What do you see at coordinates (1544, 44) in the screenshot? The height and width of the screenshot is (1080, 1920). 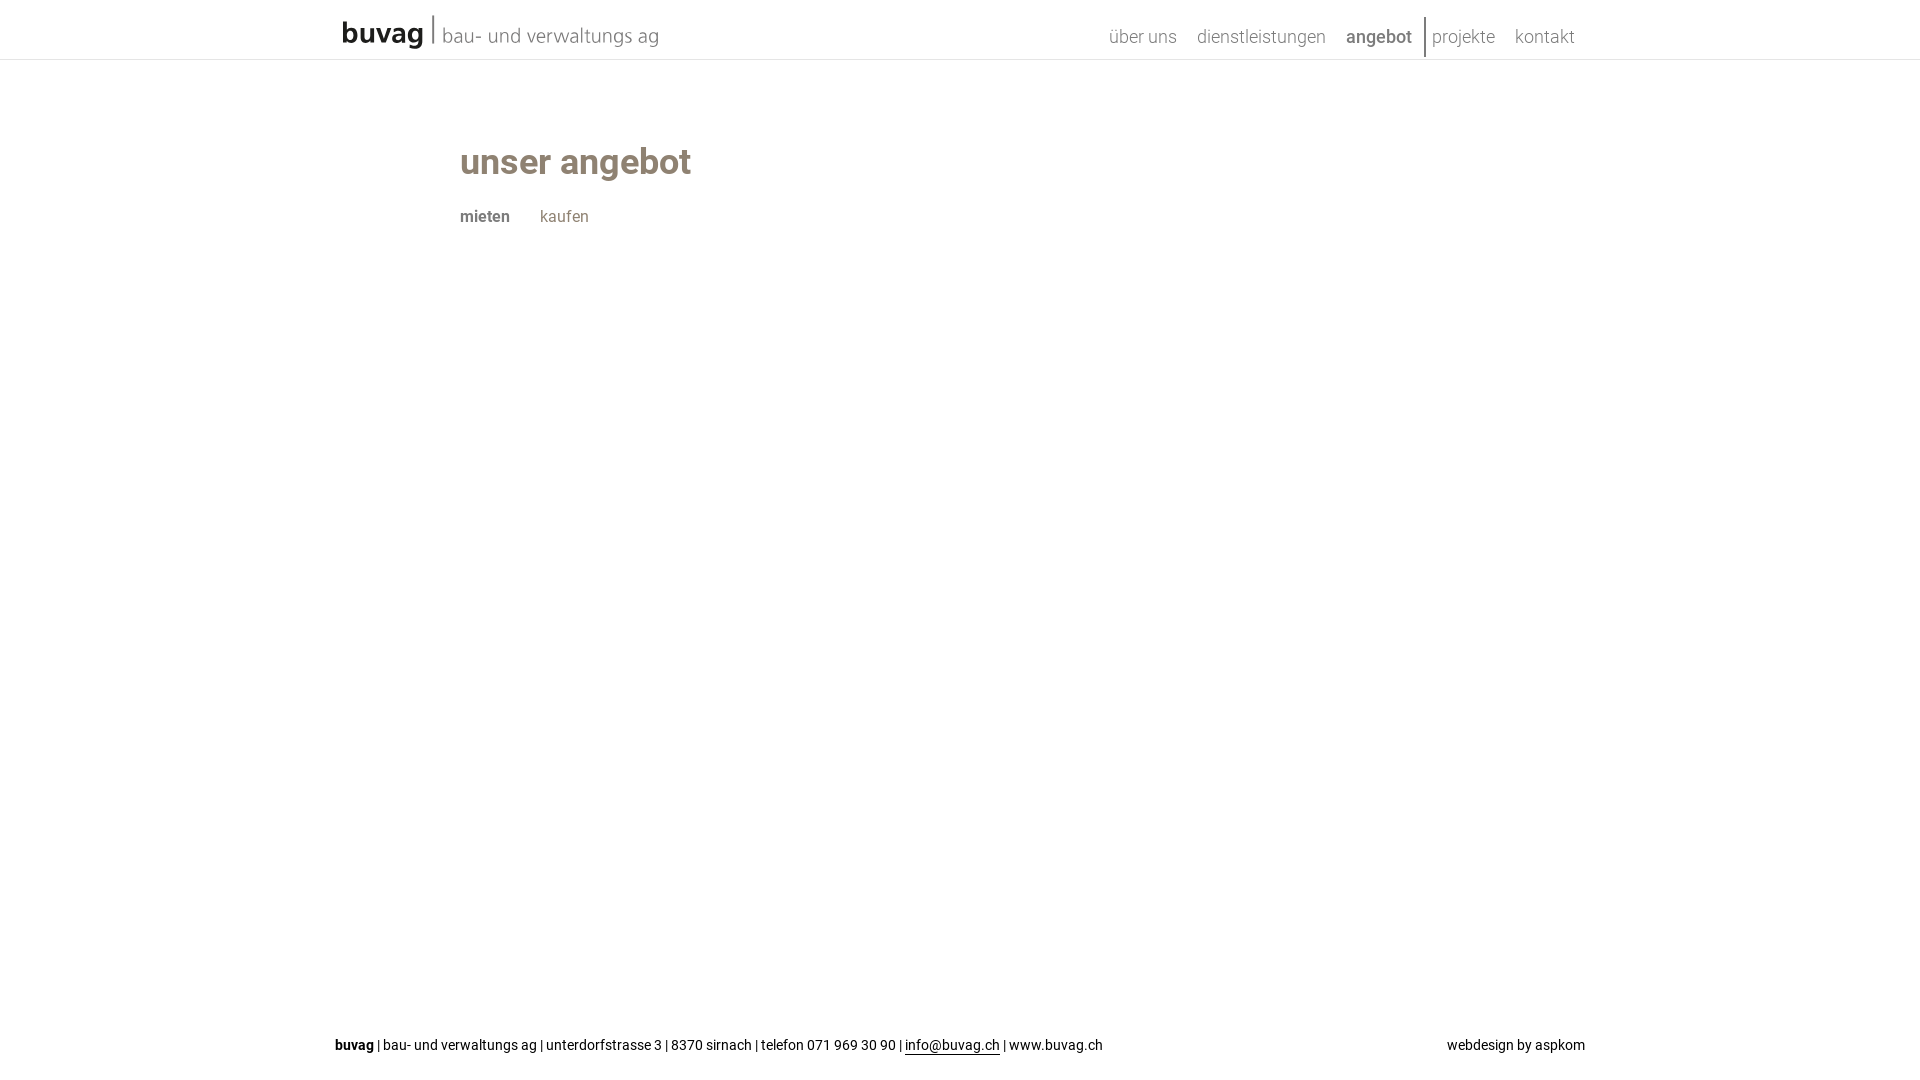 I see `'kontakt'` at bounding box center [1544, 44].